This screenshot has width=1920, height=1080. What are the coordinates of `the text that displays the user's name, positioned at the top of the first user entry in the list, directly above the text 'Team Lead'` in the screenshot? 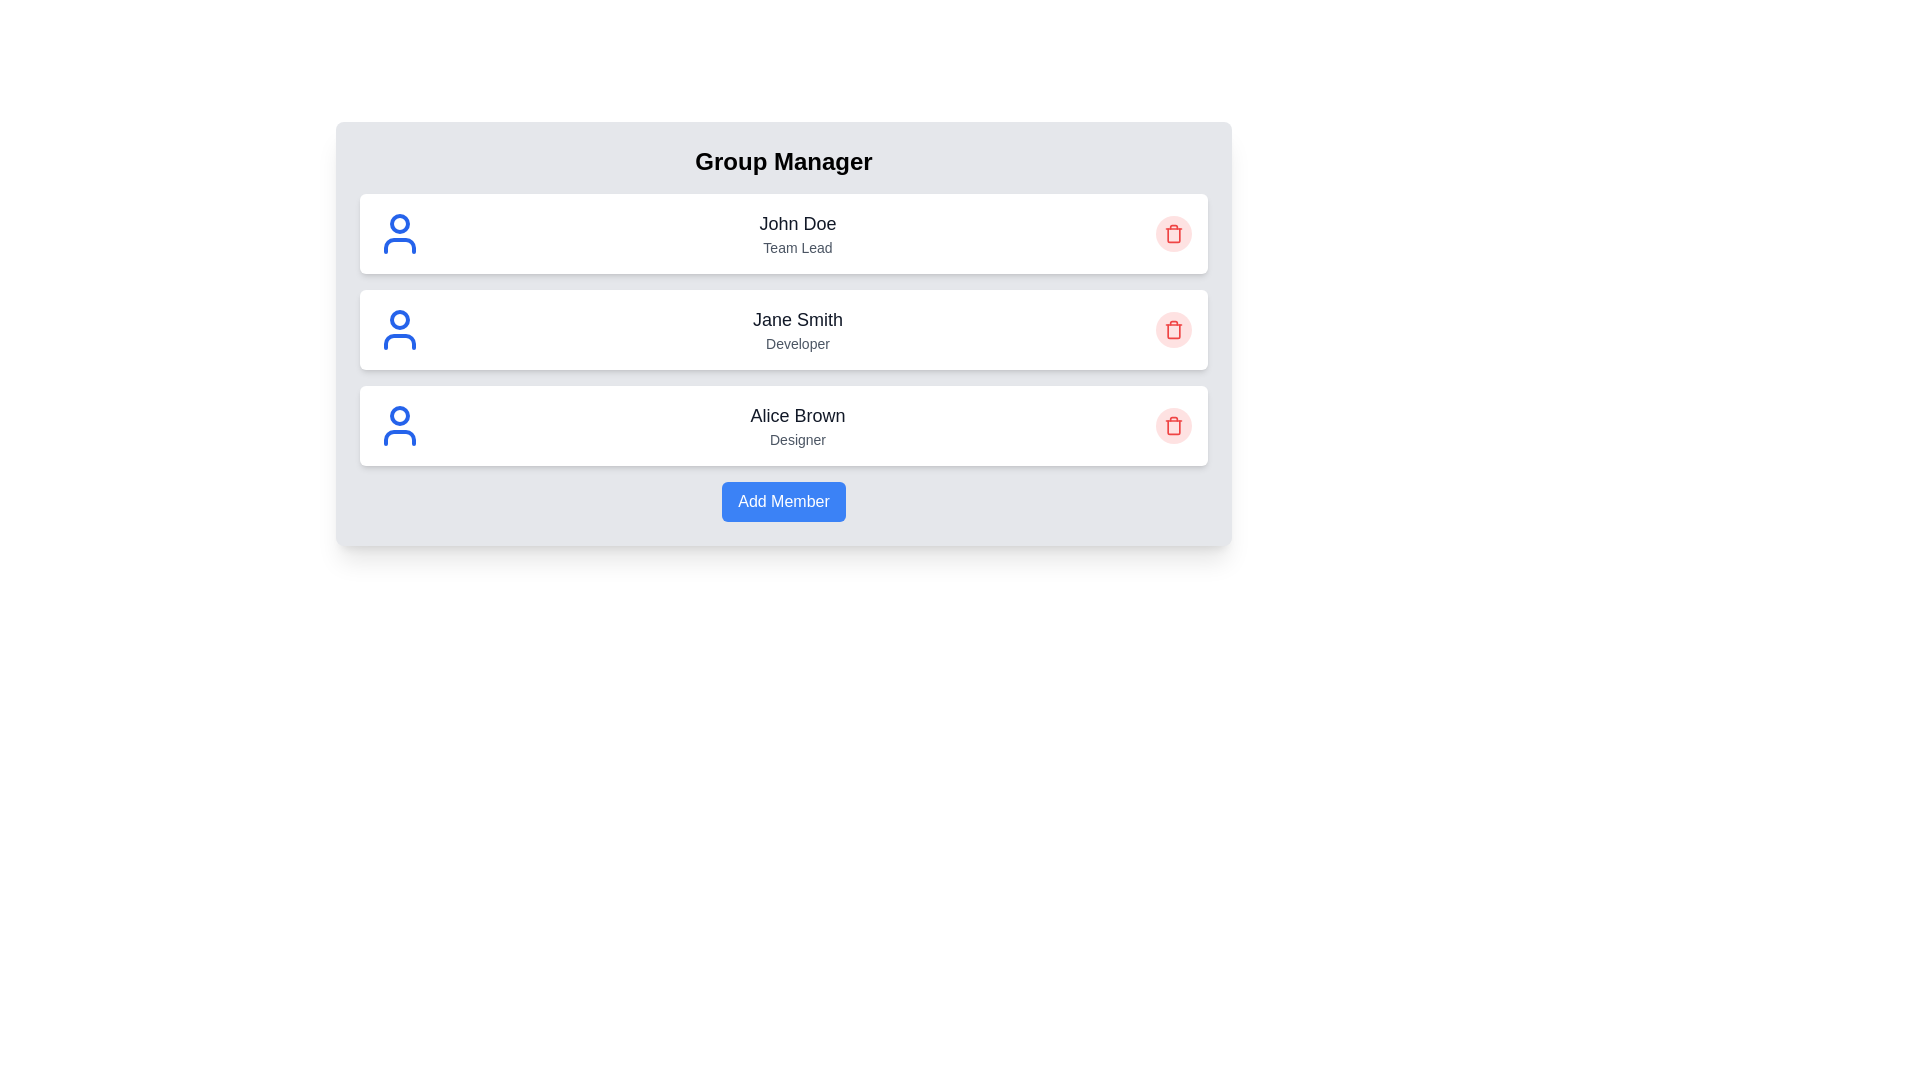 It's located at (796, 223).